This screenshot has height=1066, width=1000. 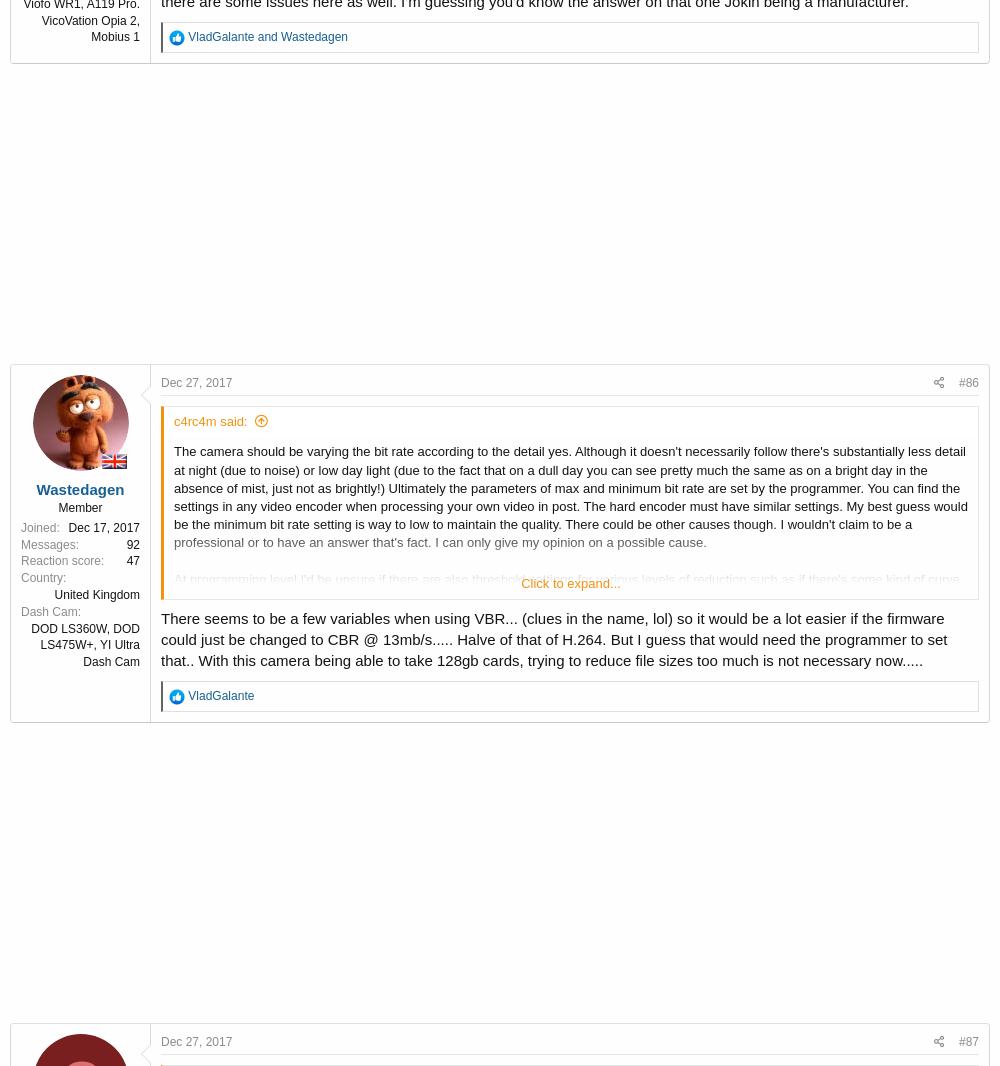 I want to click on 'There seems to be a few variables when using VBR... (clues in the name, lol) so it would be a lot easier if the firmware could just be changed to CBR @ 13mb/s..... Halve of that of H.264. But I guess that would need the programmer to set that.. With this camera being able to take 128gb cards, trying to reduce file sizes too much is not necessary now.....', so click(x=554, y=637).